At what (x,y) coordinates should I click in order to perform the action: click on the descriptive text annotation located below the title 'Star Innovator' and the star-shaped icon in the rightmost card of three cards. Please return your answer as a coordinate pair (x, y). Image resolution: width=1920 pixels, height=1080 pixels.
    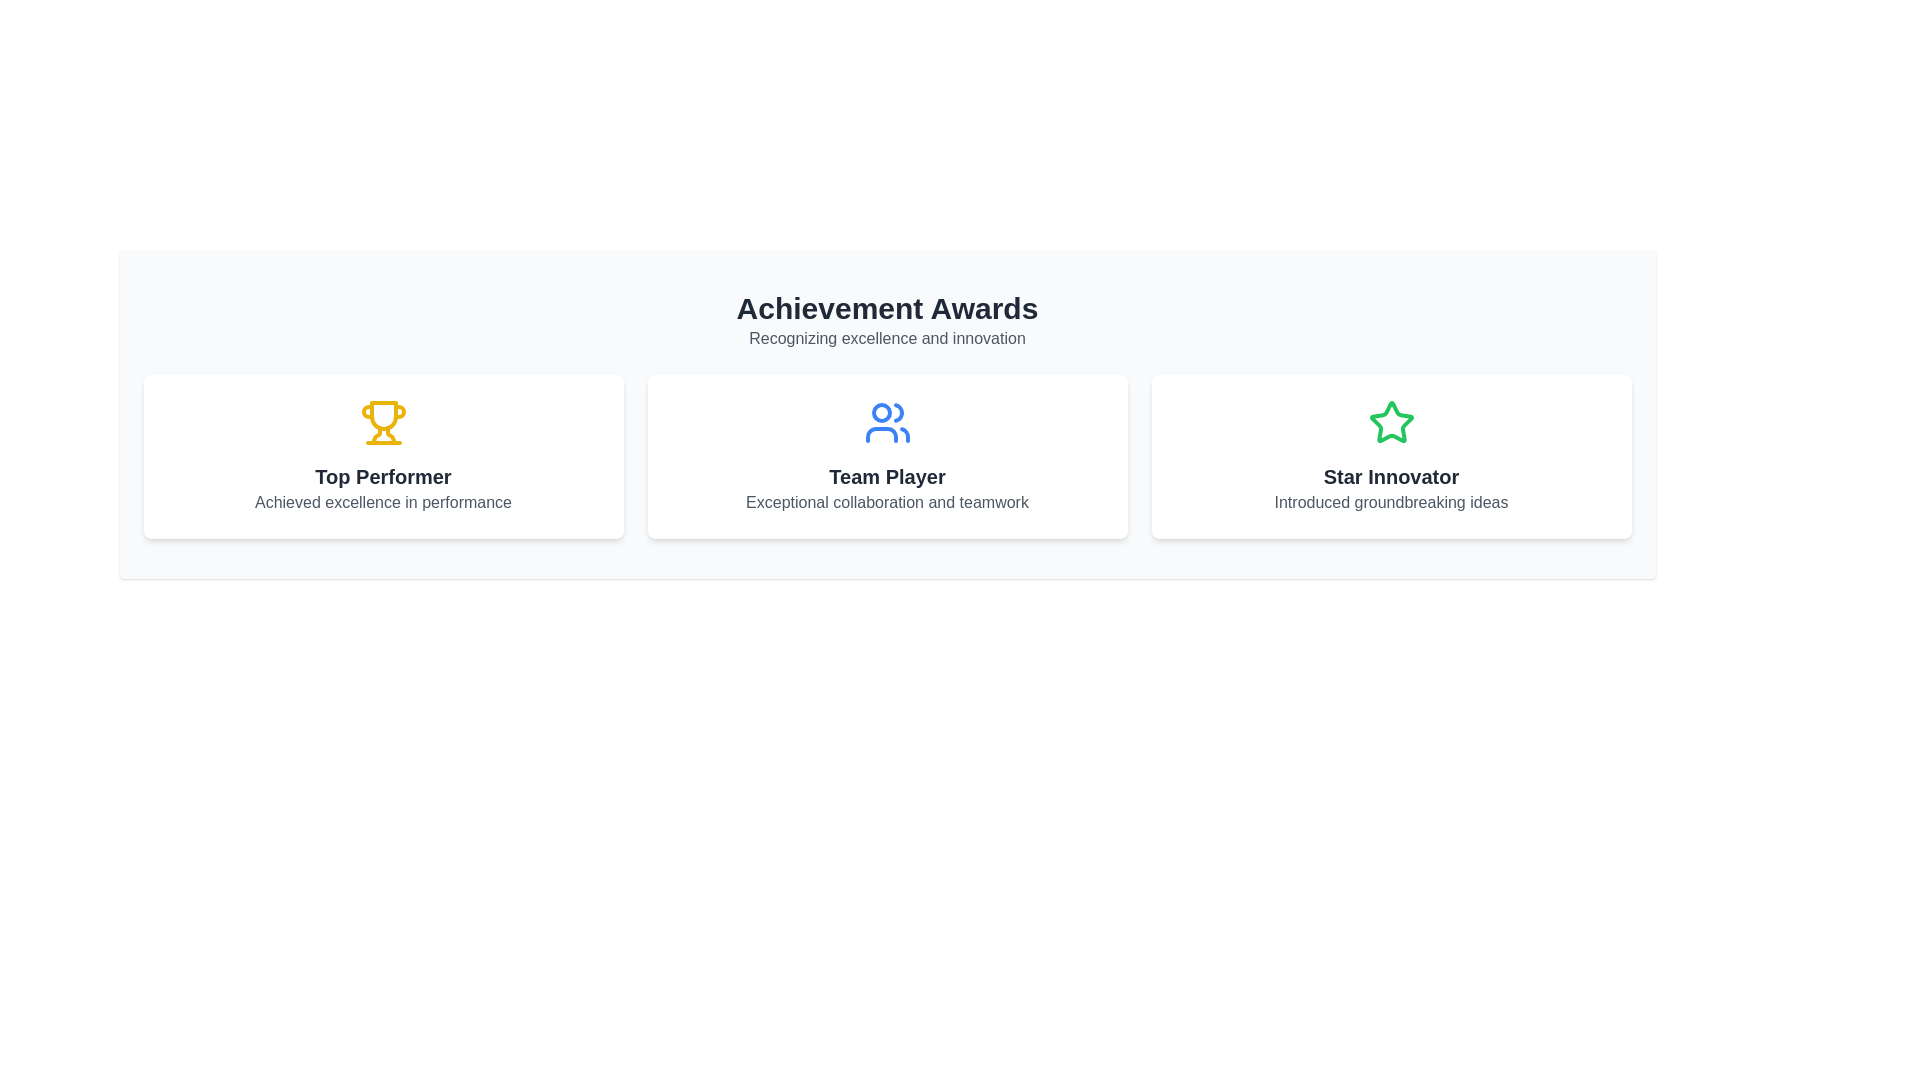
    Looking at the image, I should click on (1390, 501).